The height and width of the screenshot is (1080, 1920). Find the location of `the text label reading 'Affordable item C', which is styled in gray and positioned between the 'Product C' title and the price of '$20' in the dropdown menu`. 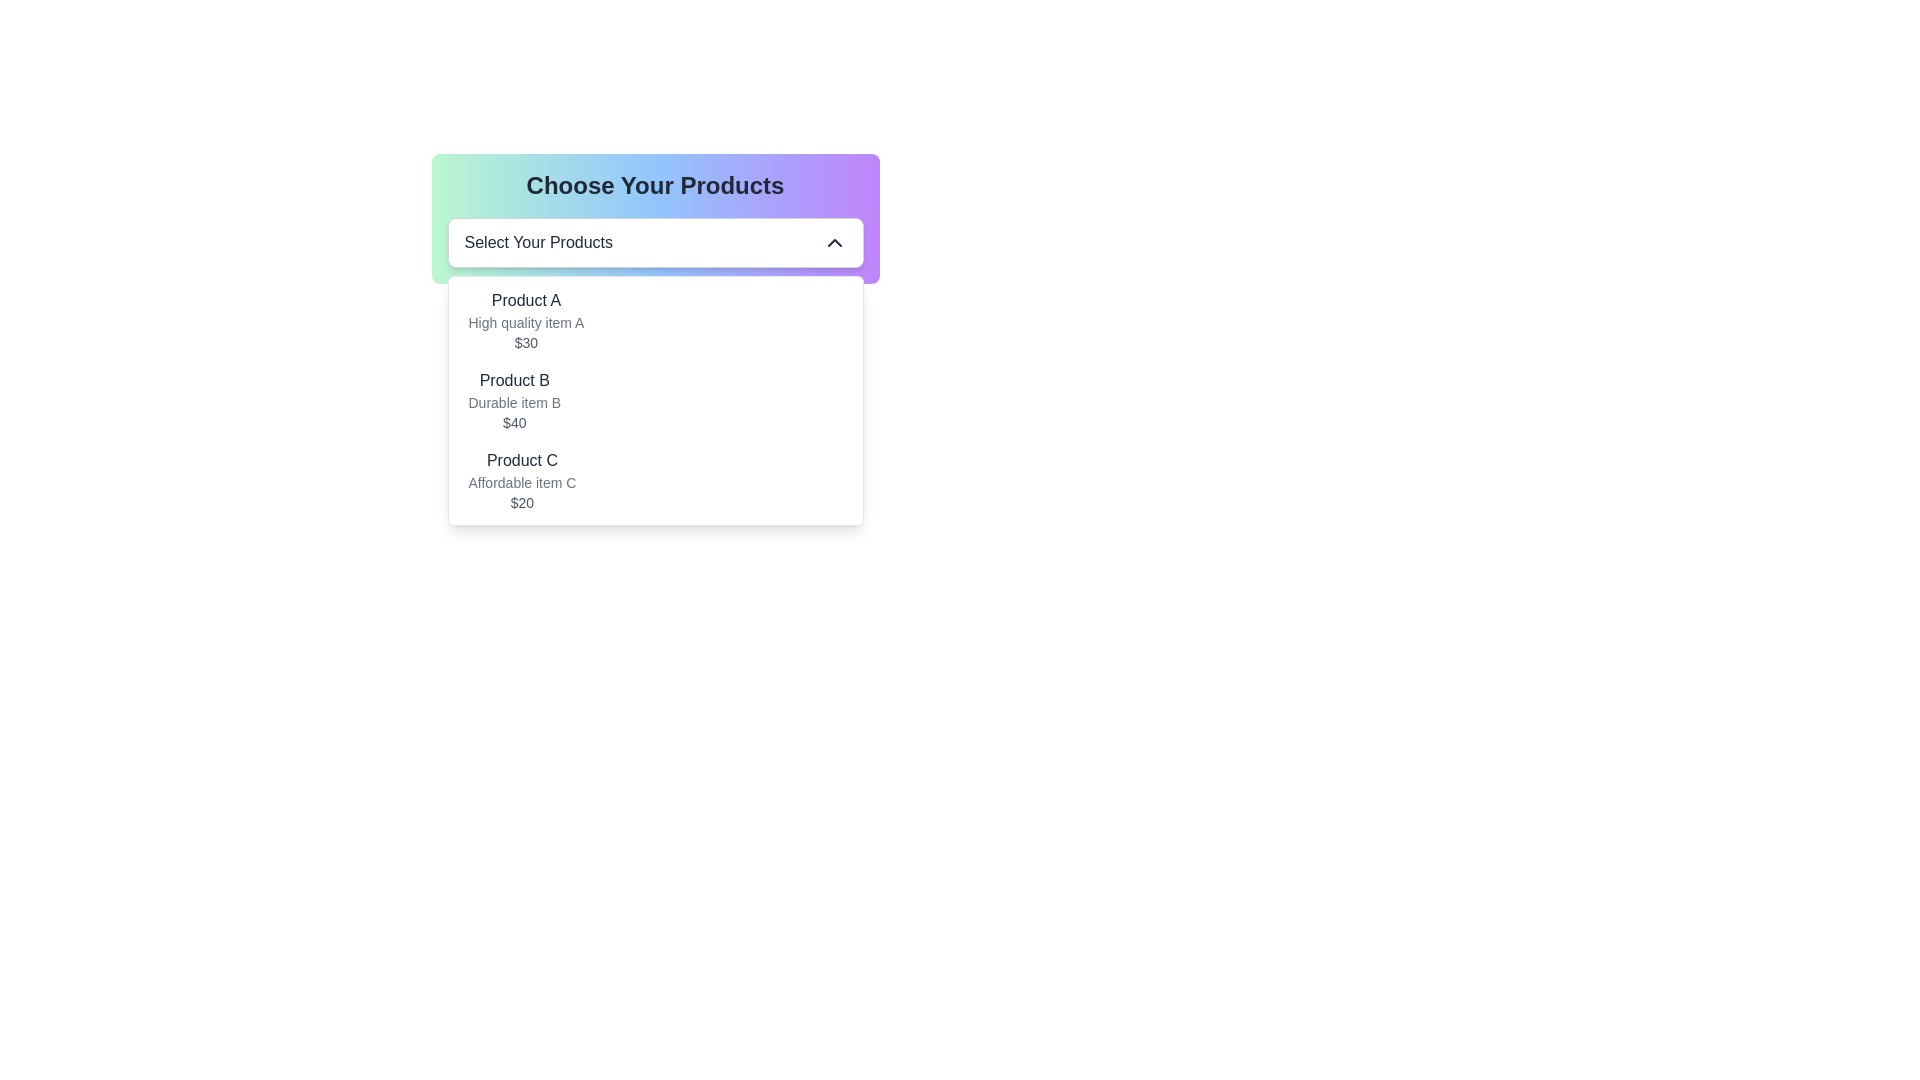

the text label reading 'Affordable item C', which is styled in gray and positioned between the 'Product C' title and the price of '$20' in the dropdown menu is located at coordinates (522, 482).